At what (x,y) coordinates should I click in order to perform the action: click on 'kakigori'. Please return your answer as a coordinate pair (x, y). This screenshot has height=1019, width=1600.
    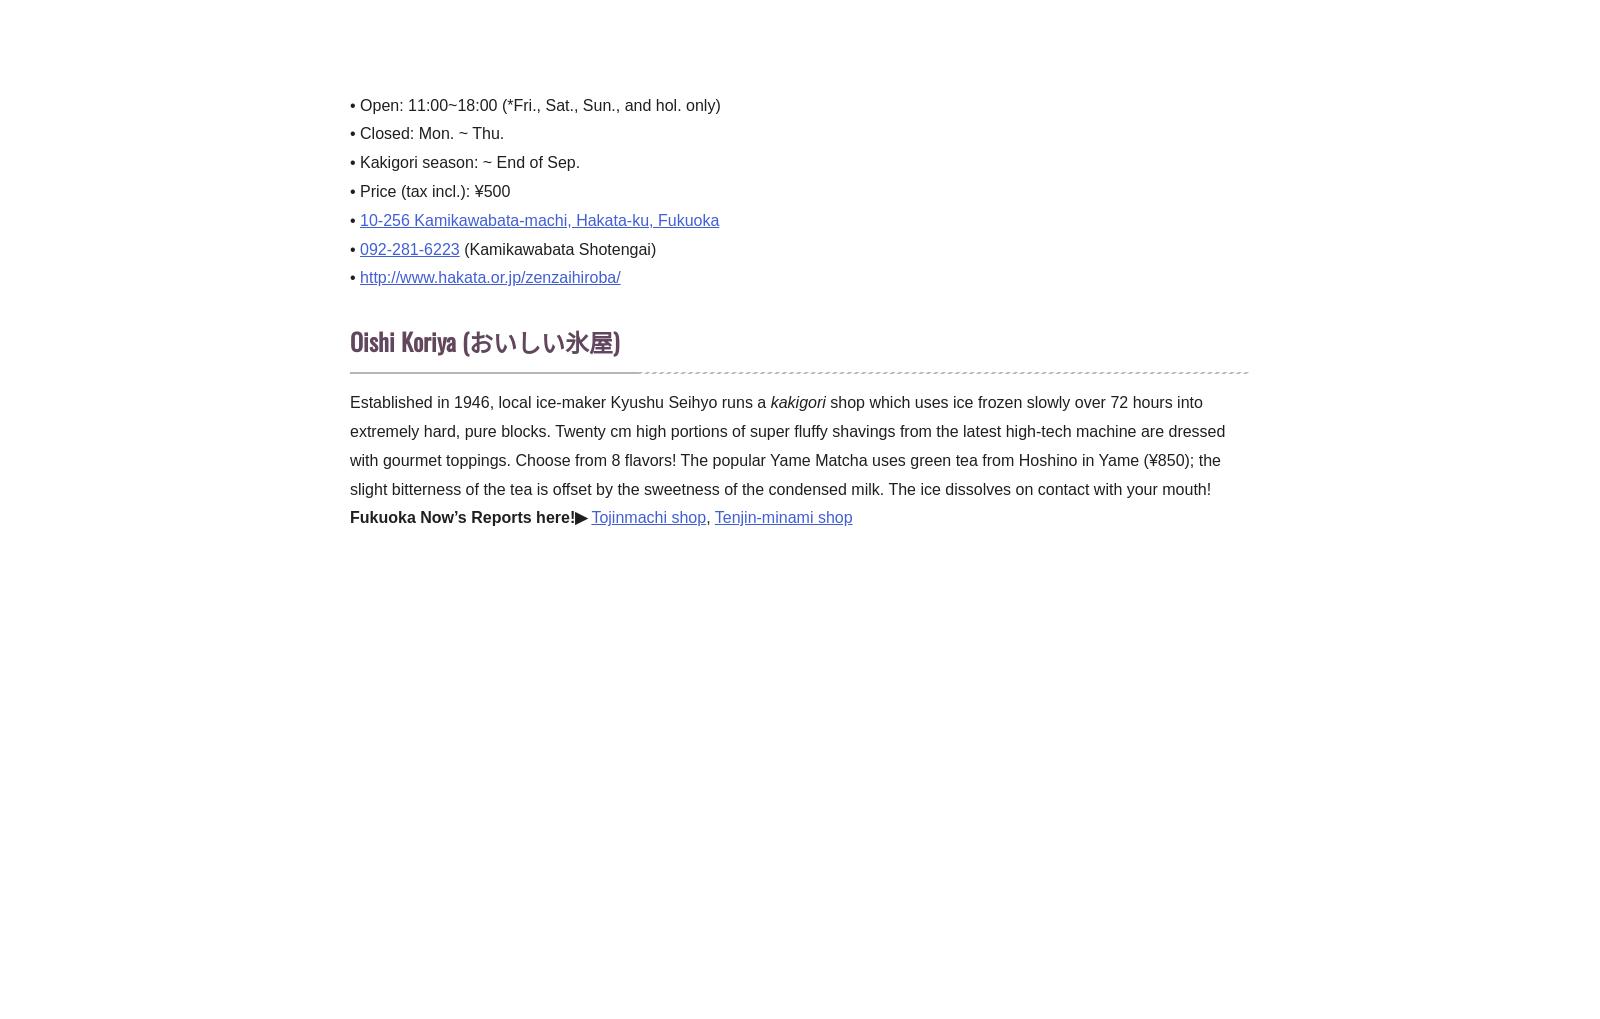
    Looking at the image, I should click on (797, 401).